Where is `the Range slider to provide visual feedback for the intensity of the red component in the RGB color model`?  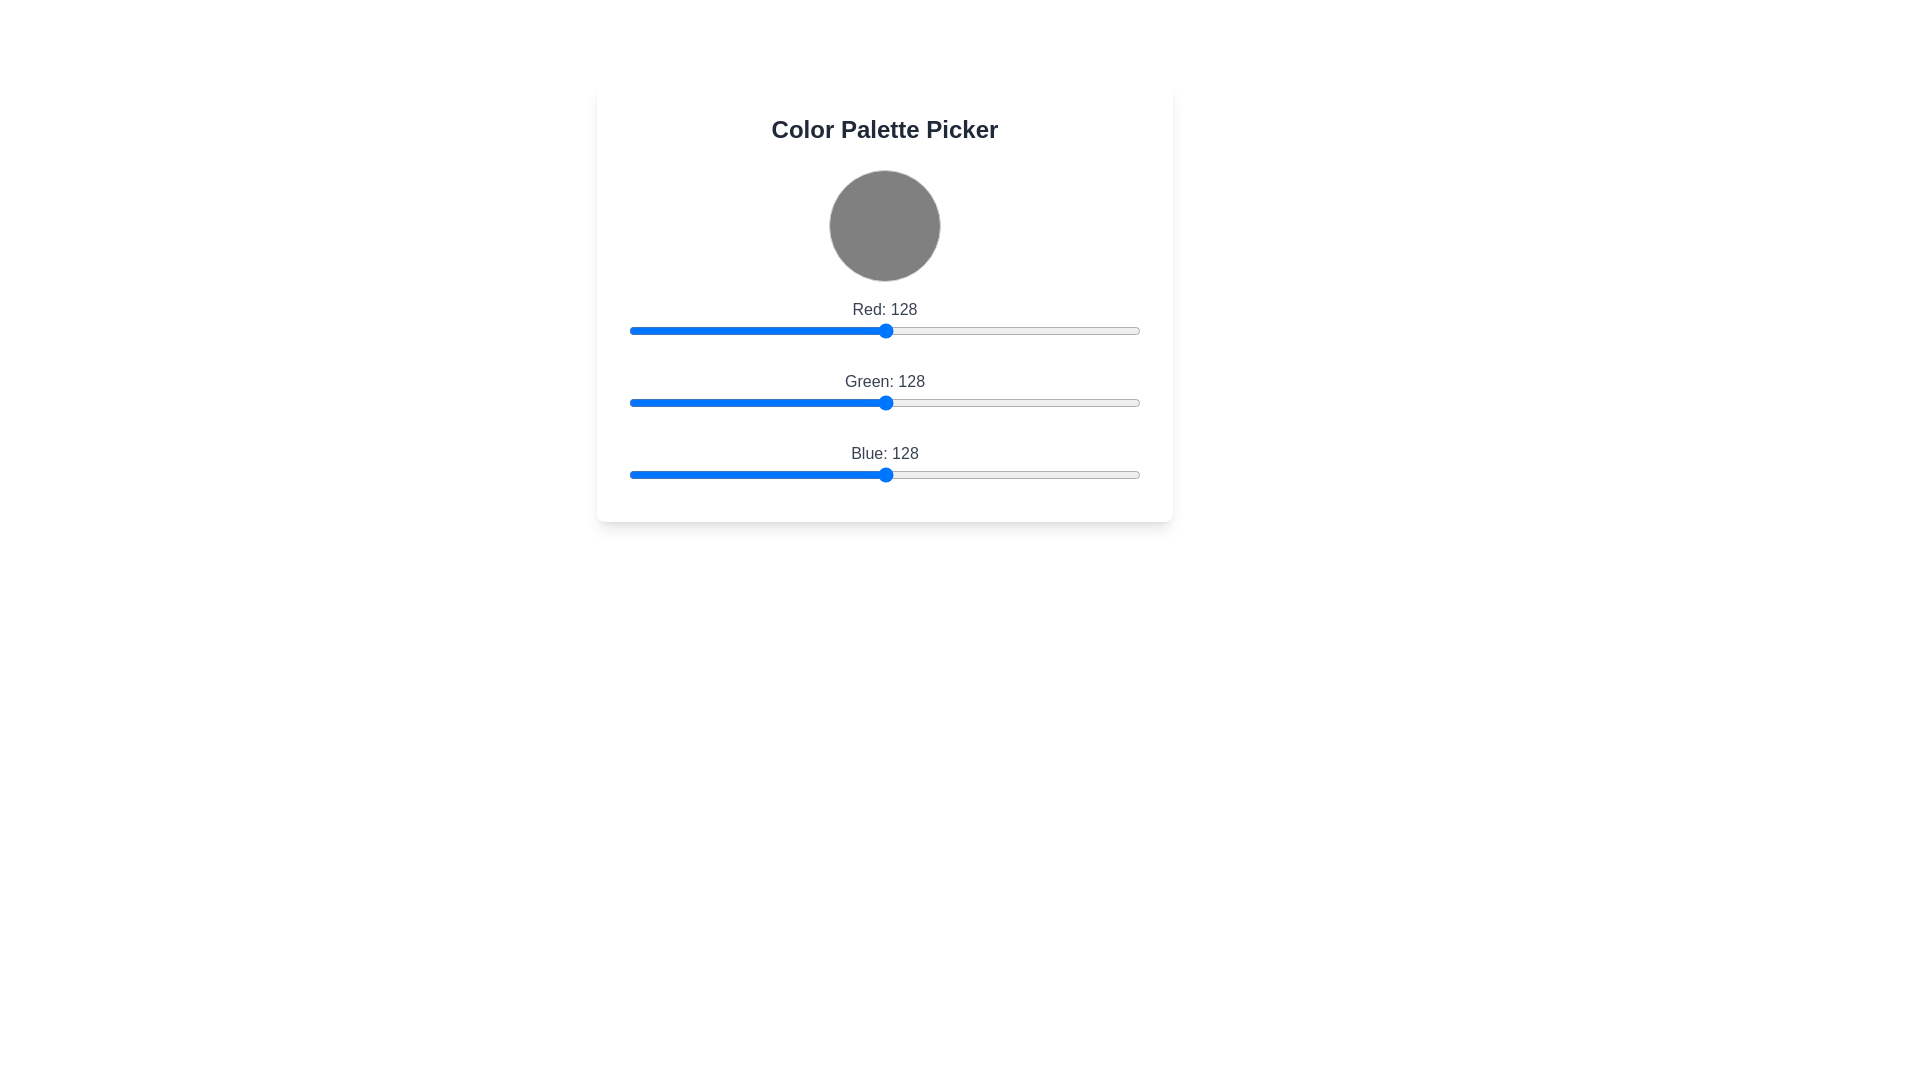 the Range slider to provide visual feedback for the intensity of the red component in the RGB color model is located at coordinates (883, 330).